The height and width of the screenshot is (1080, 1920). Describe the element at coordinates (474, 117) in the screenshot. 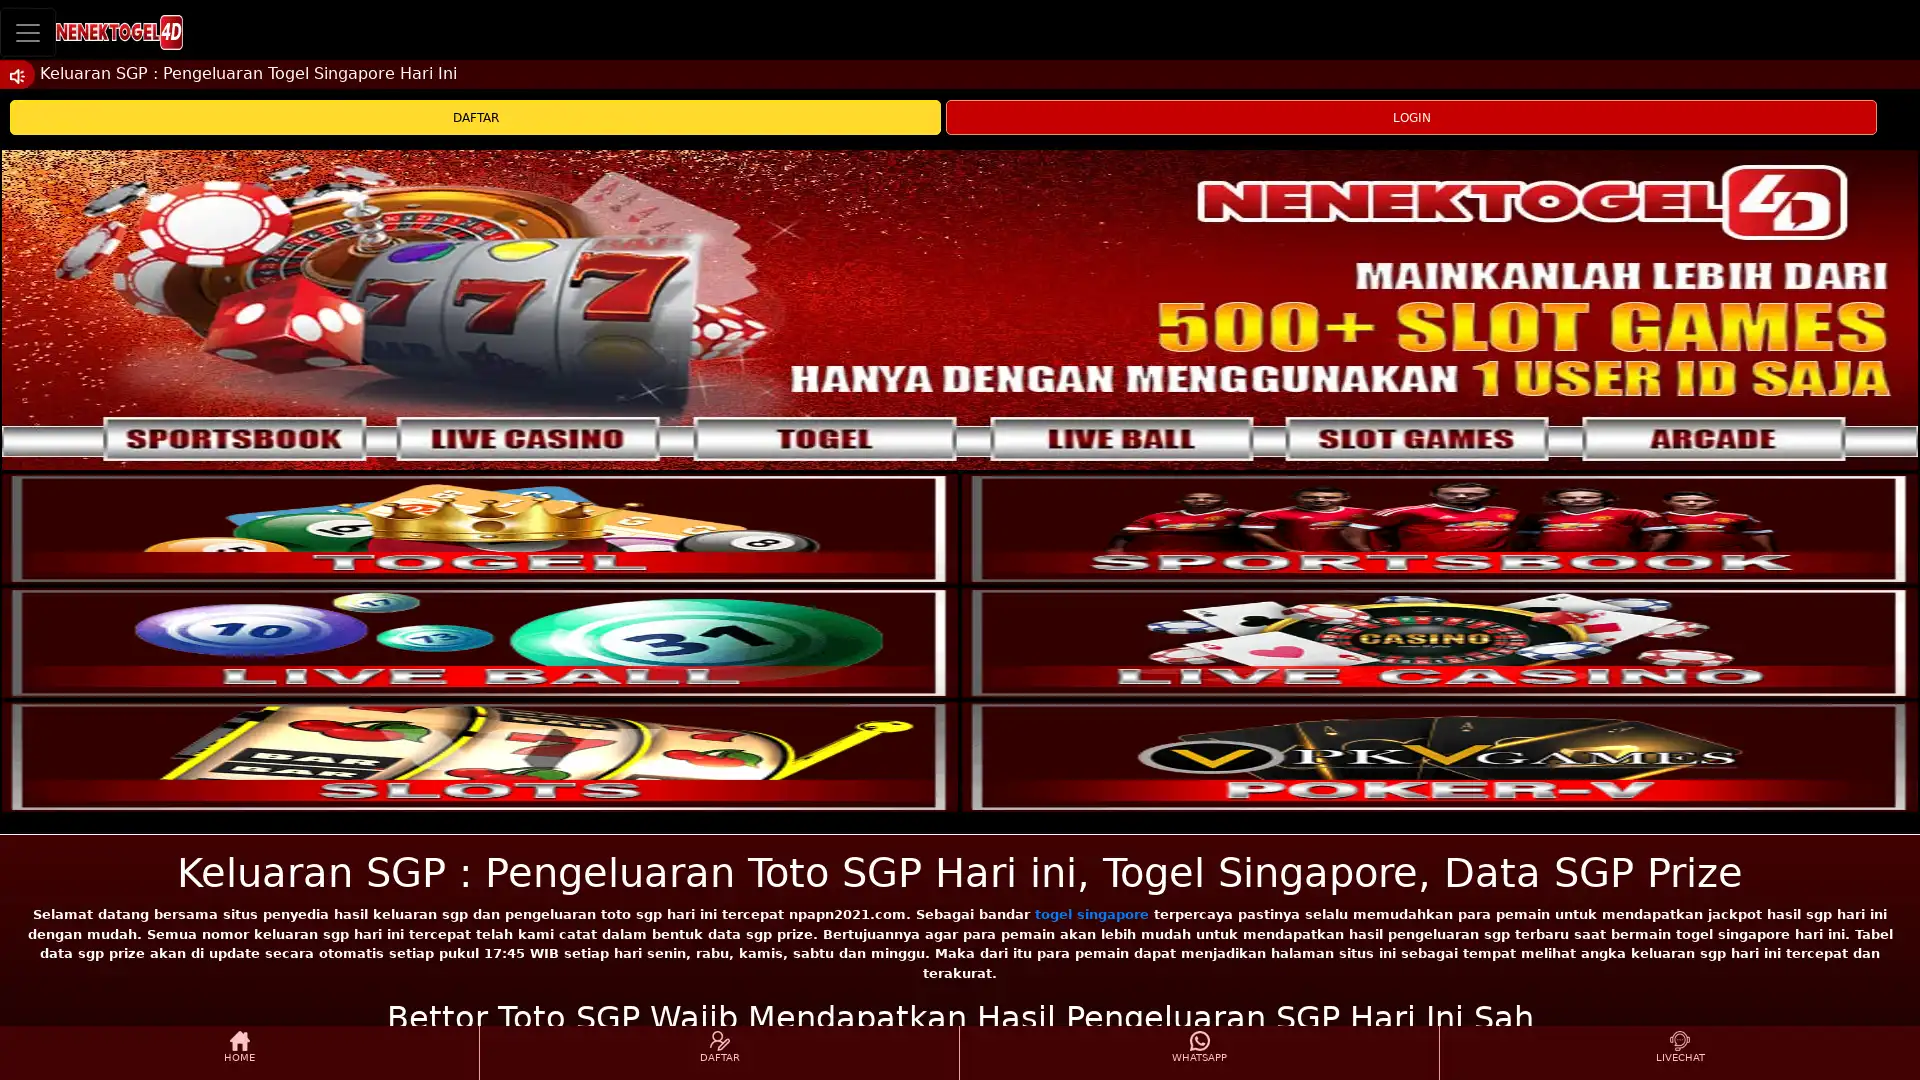

I see `DAFTAR` at that location.